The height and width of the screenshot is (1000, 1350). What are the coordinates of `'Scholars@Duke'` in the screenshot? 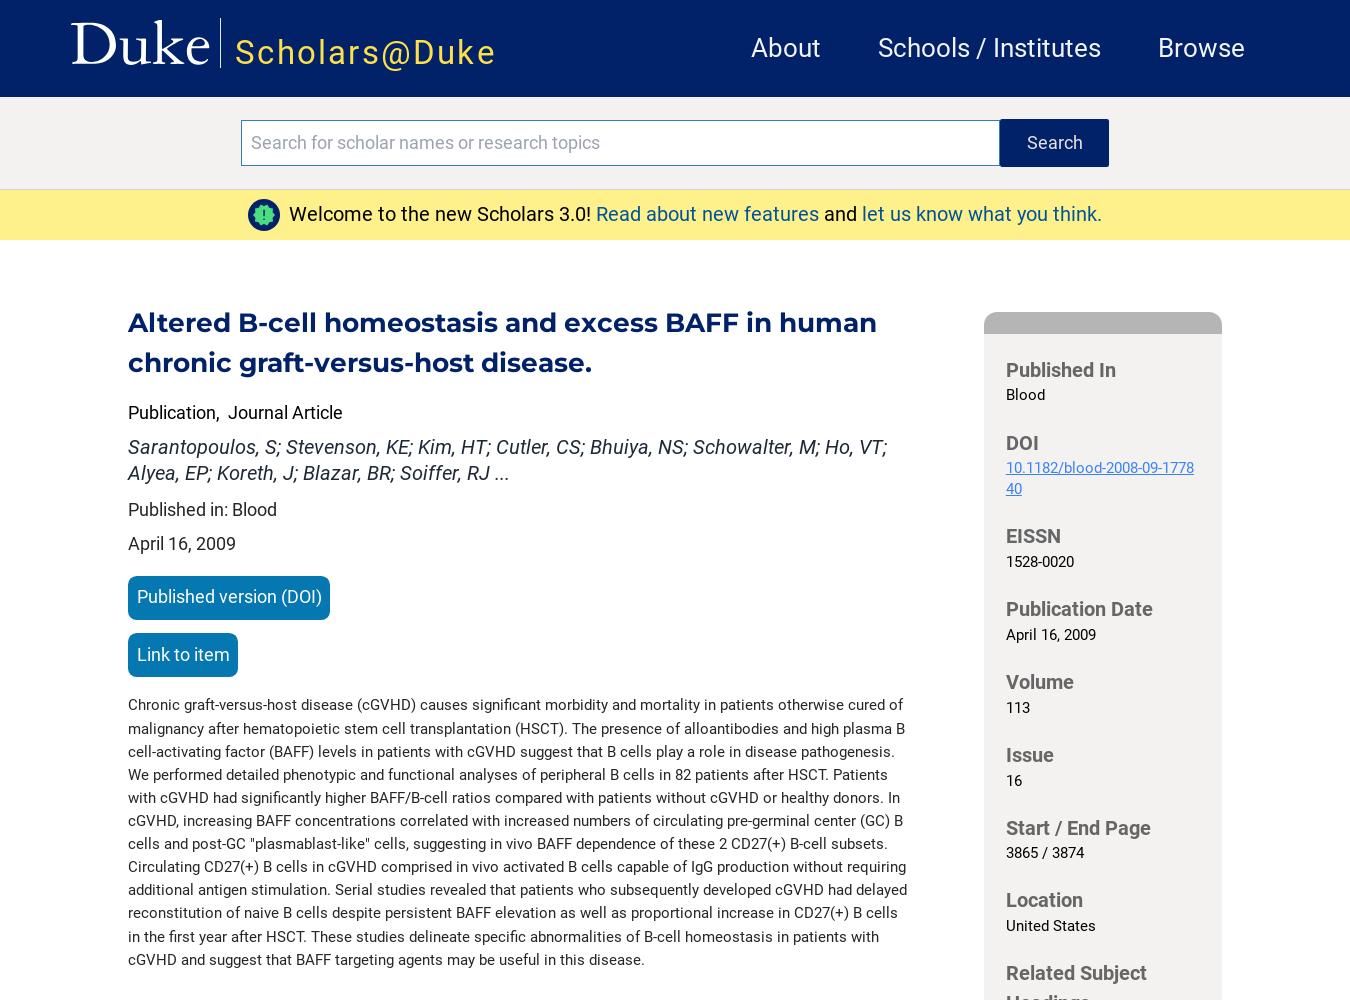 It's located at (365, 52).